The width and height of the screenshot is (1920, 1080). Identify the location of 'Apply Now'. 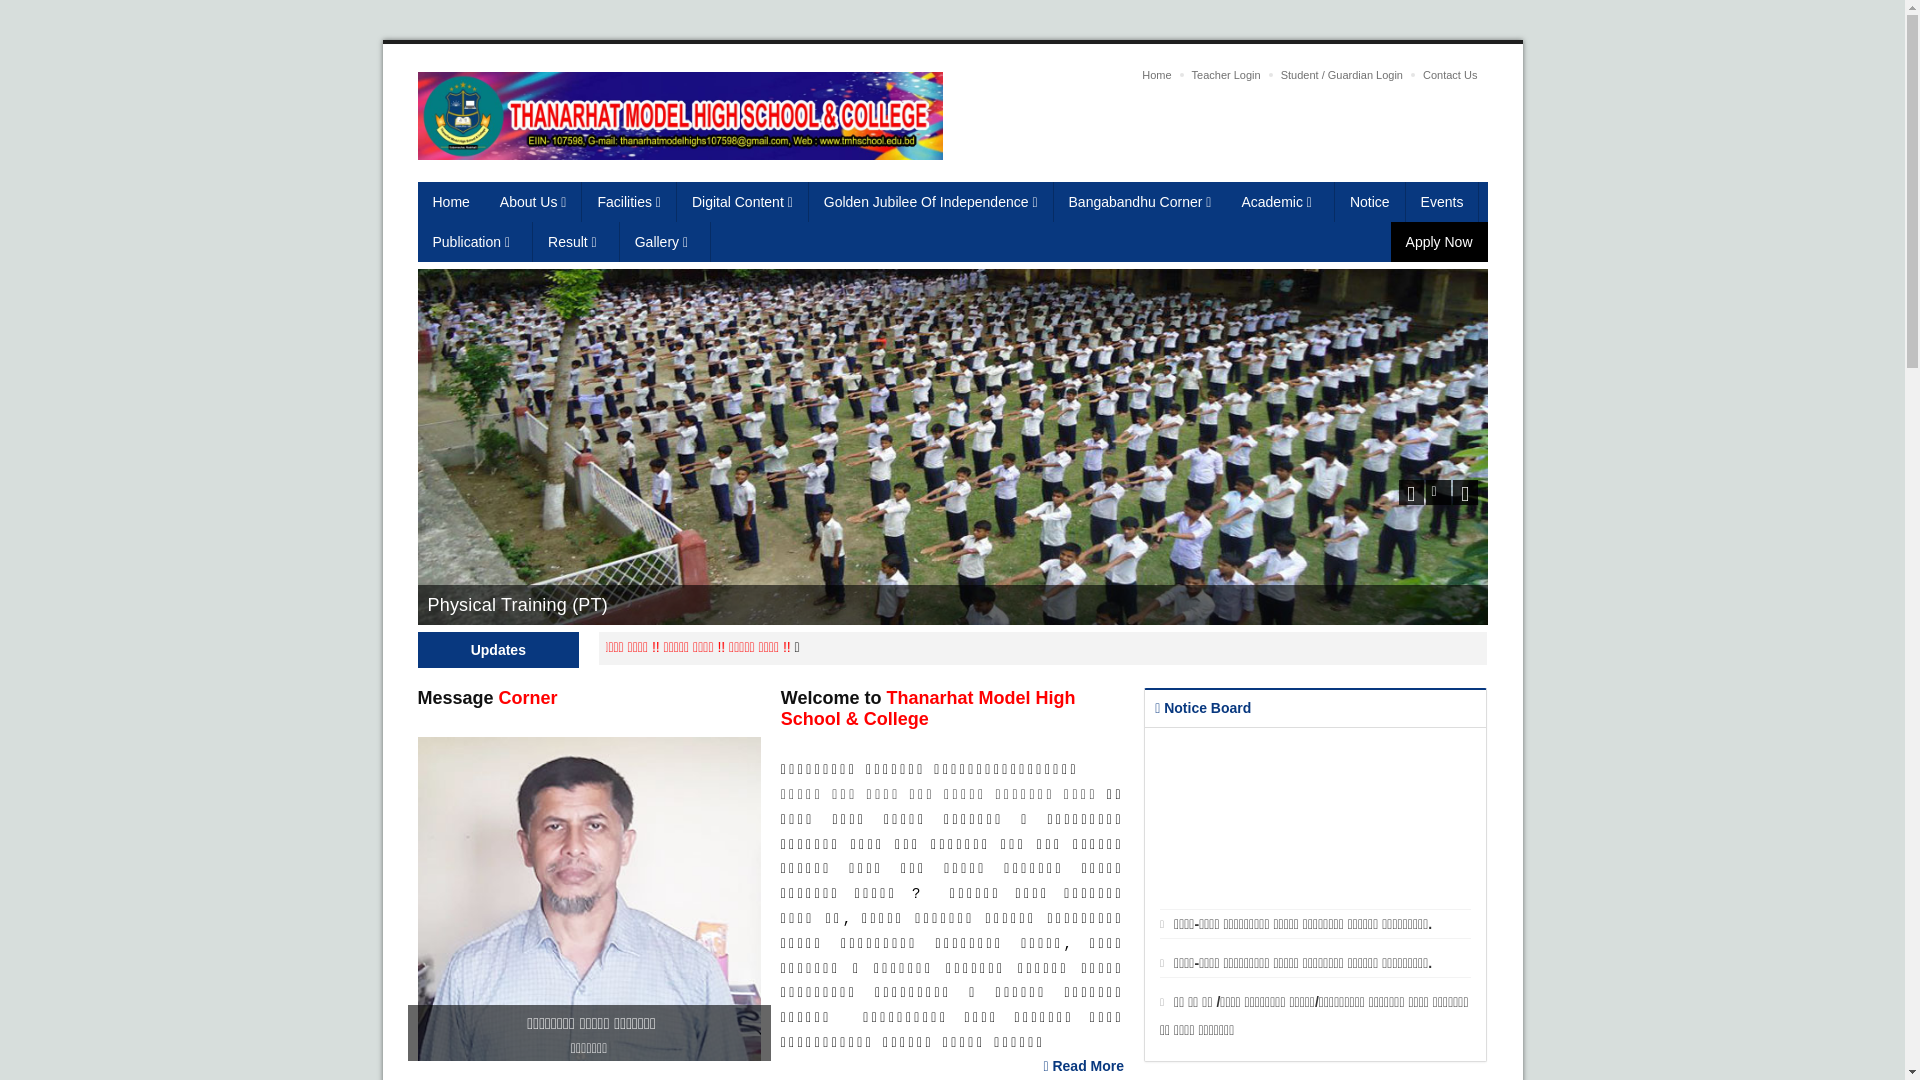
(1438, 241).